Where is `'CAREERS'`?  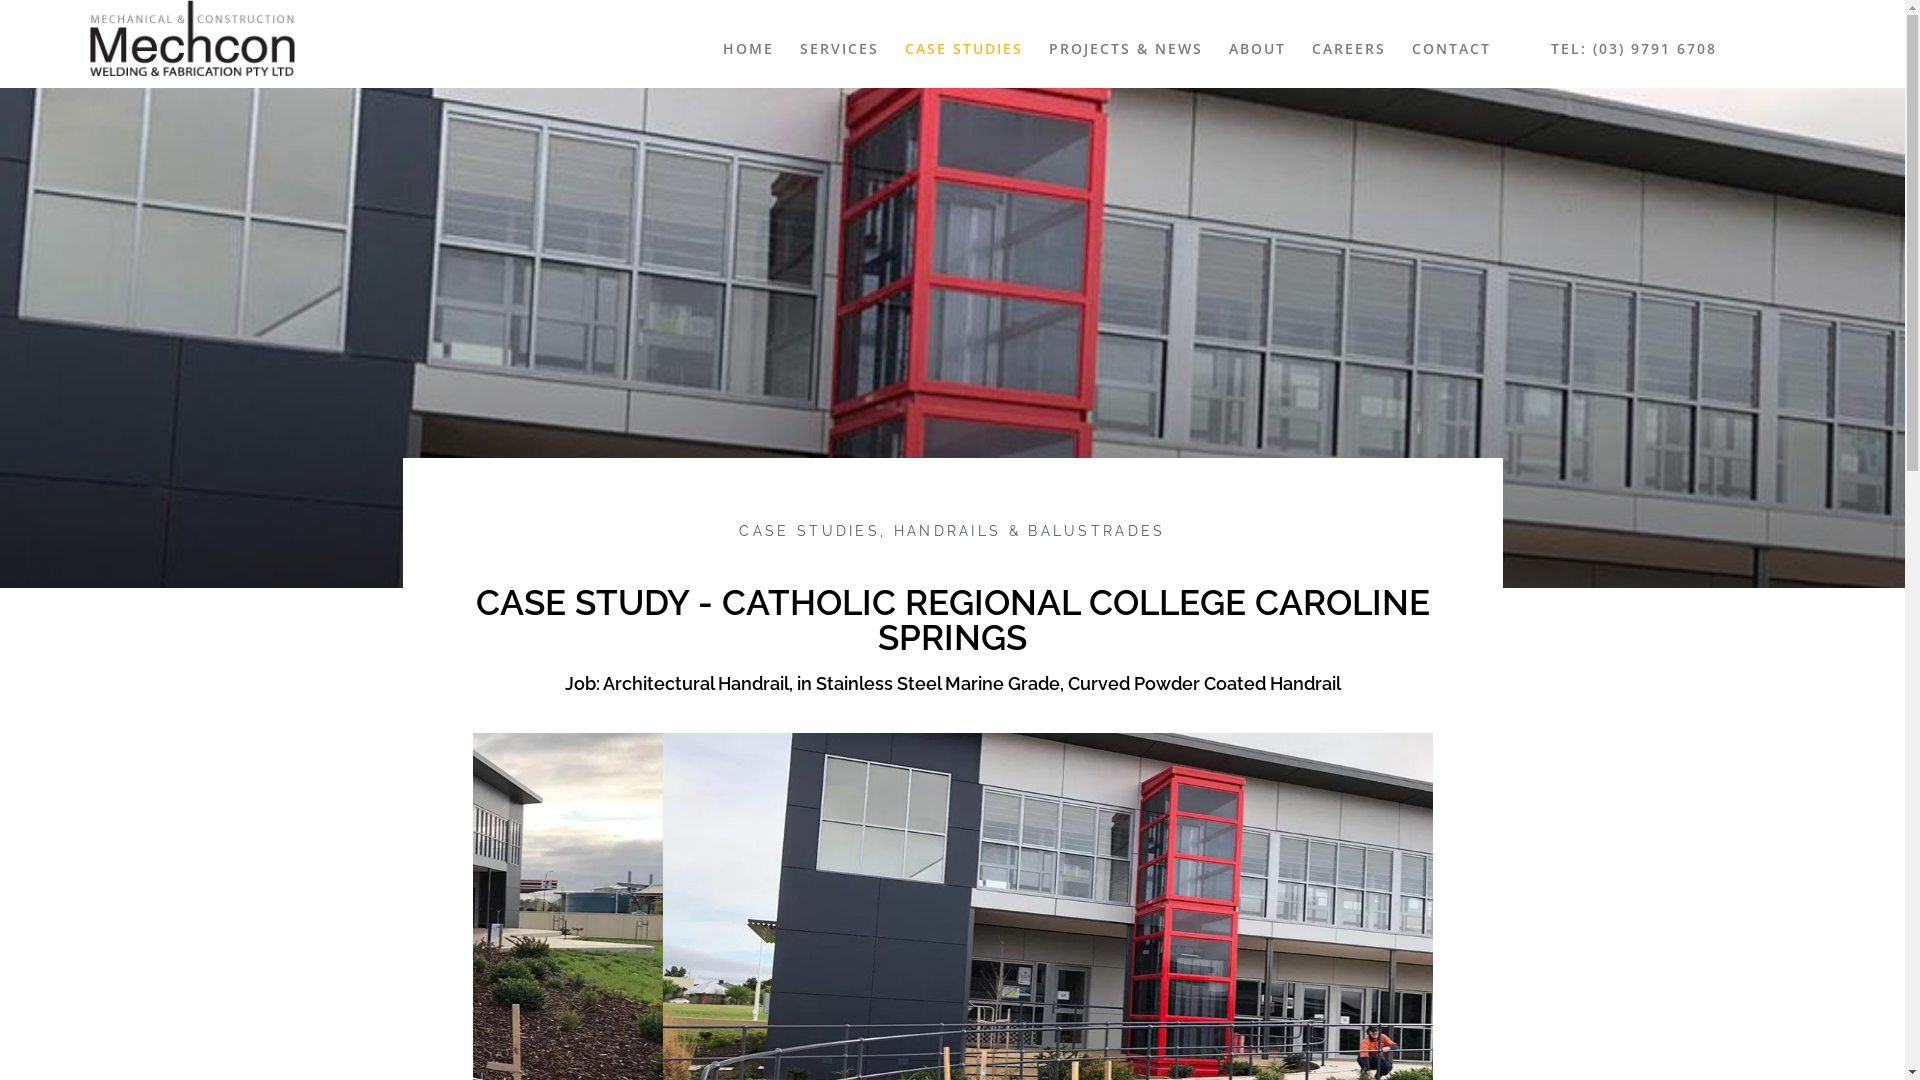 'CAREERS' is located at coordinates (1301, 48).